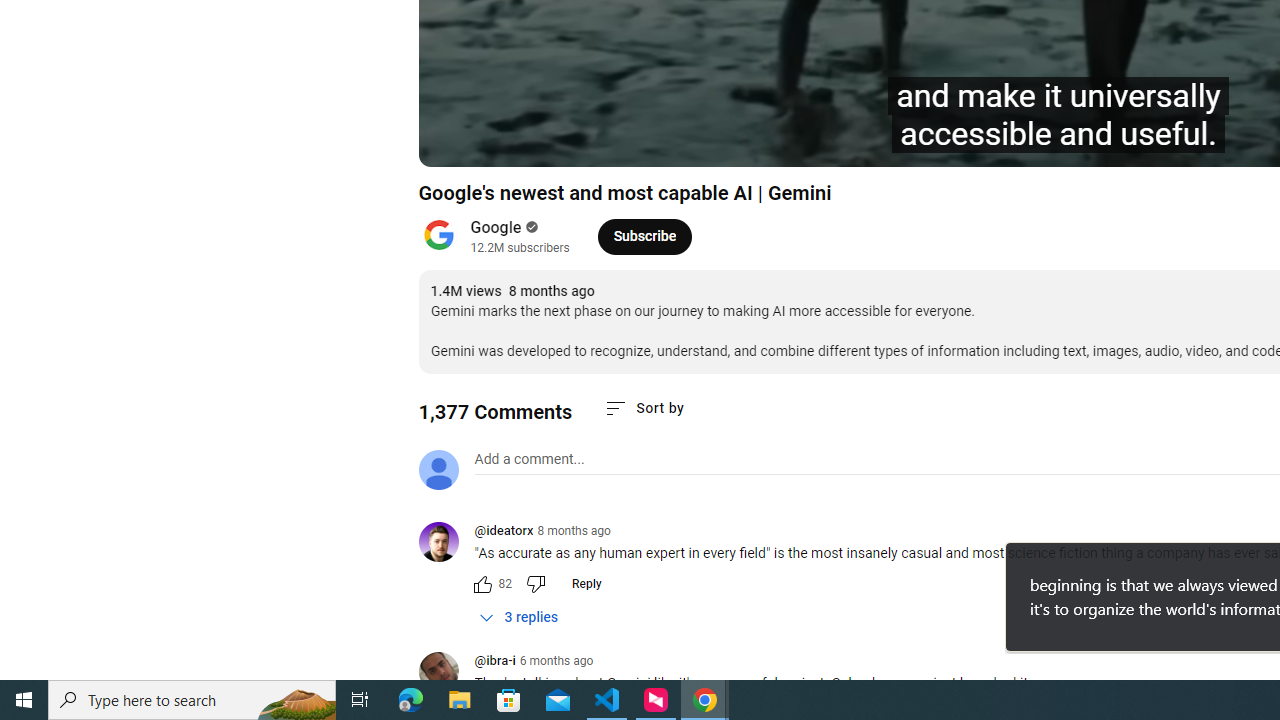 This screenshot has width=1280, height=720. I want to click on 'Default profile photo', so click(438, 470).